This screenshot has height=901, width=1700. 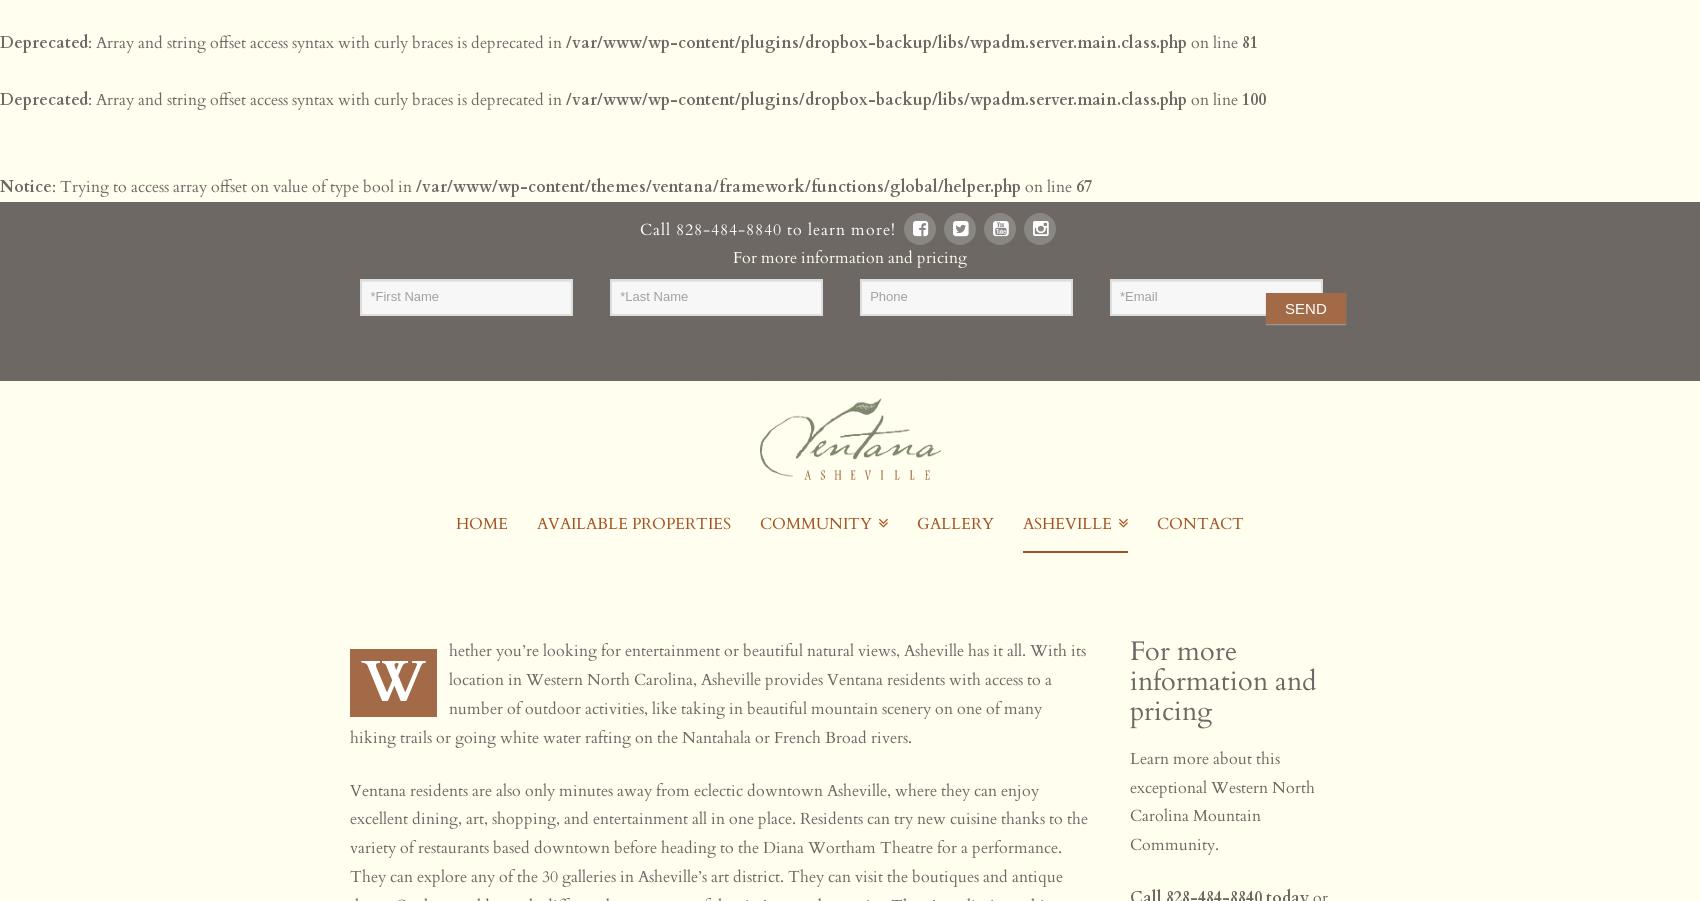 What do you see at coordinates (718, 184) in the screenshot?
I see `'/var/www/wp-content/themes/ventana/framework/functions/global/helper.php'` at bounding box center [718, 184].